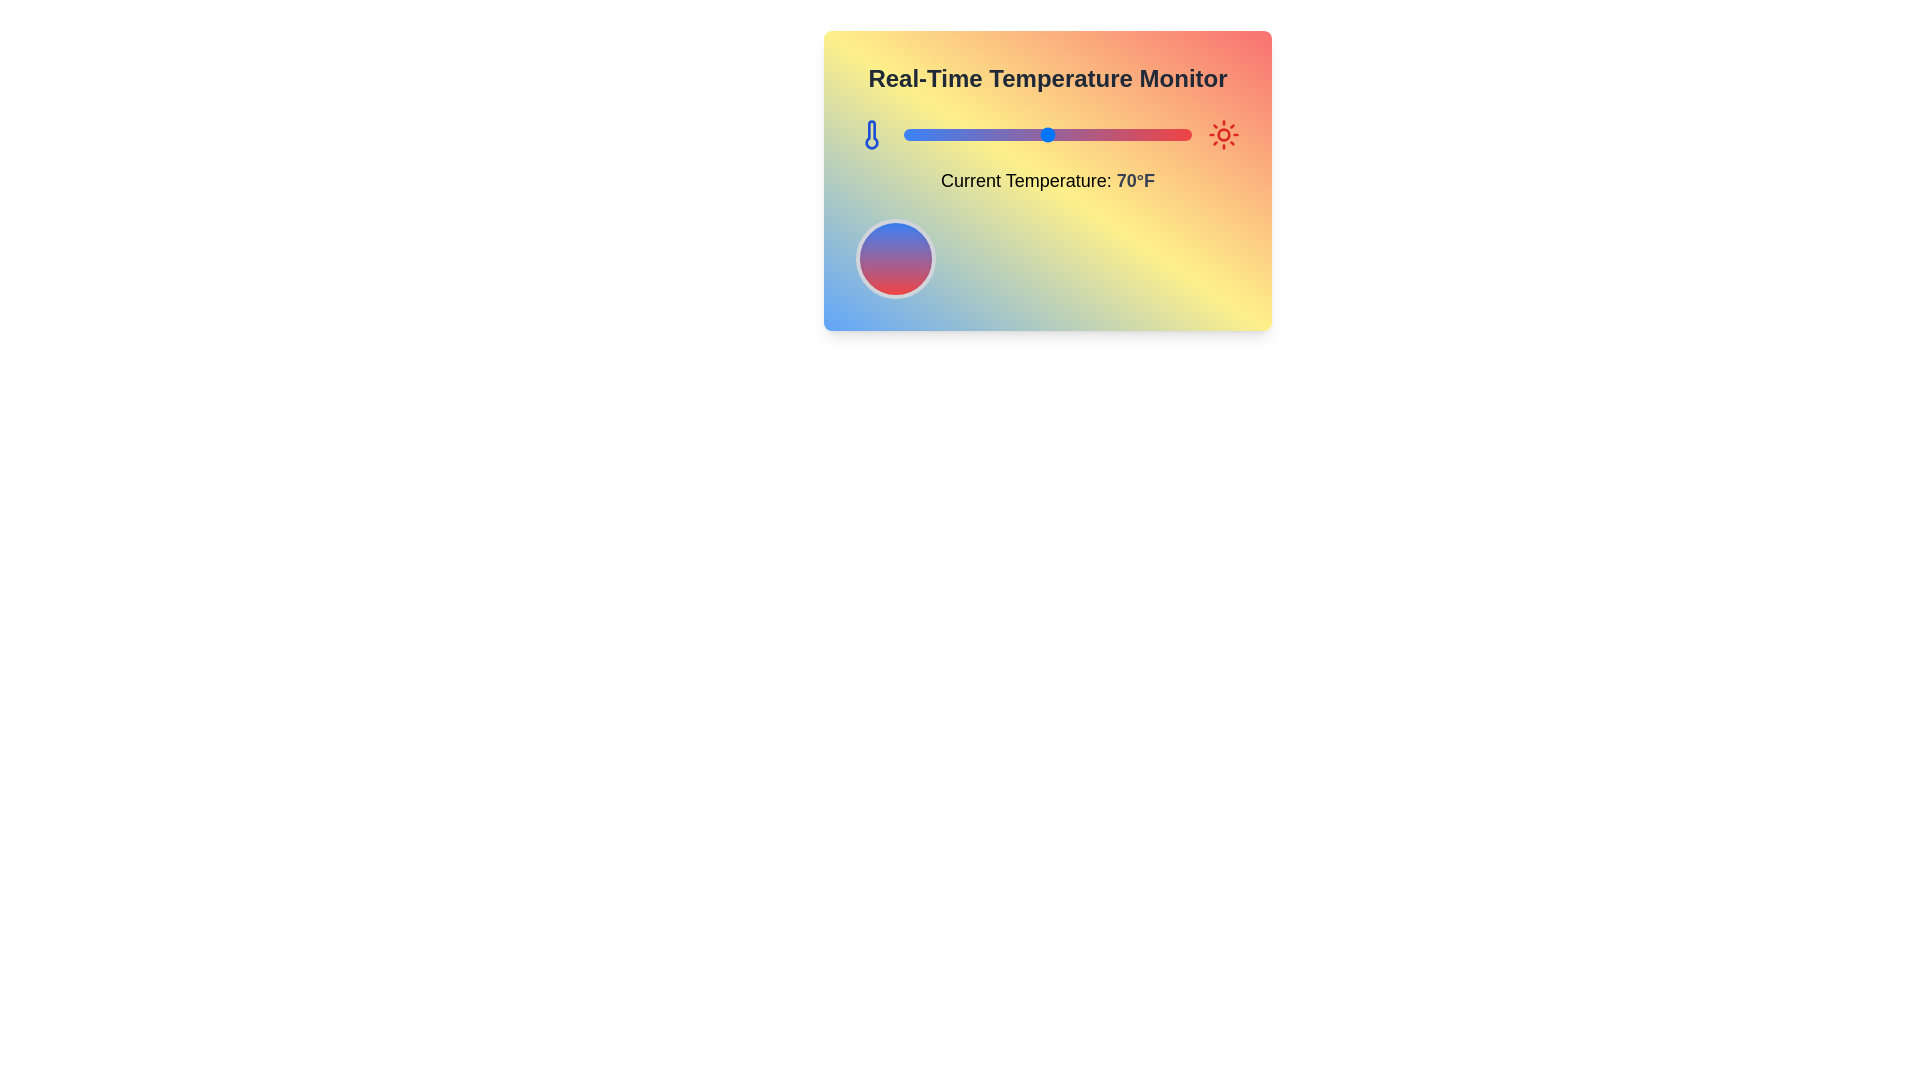 The image size is (1920, 1080). I want to click on the temperature slider to set the temperature to 76°F, so click(1064, 135).